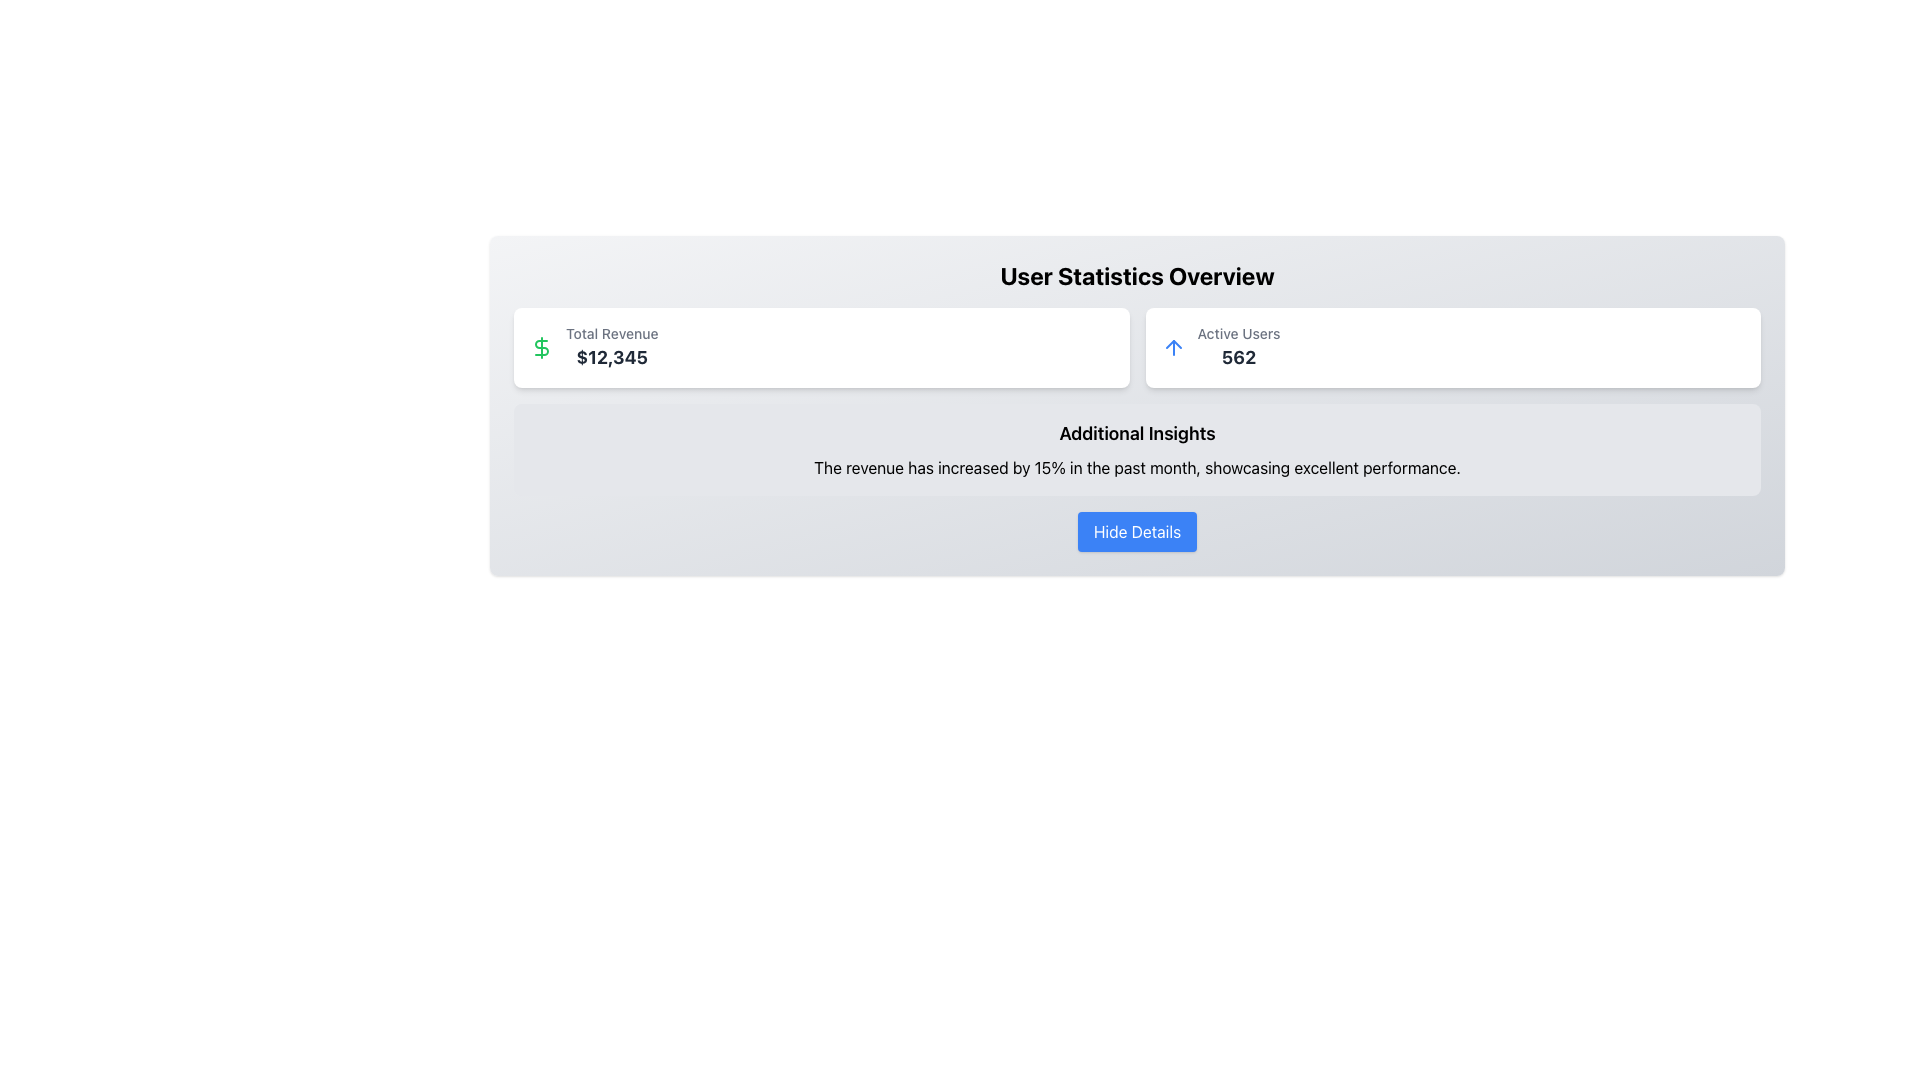  What do you see at coordinates (1137, 531) in the screenshot?
I see `the button` at bounding box center [1137, 531].